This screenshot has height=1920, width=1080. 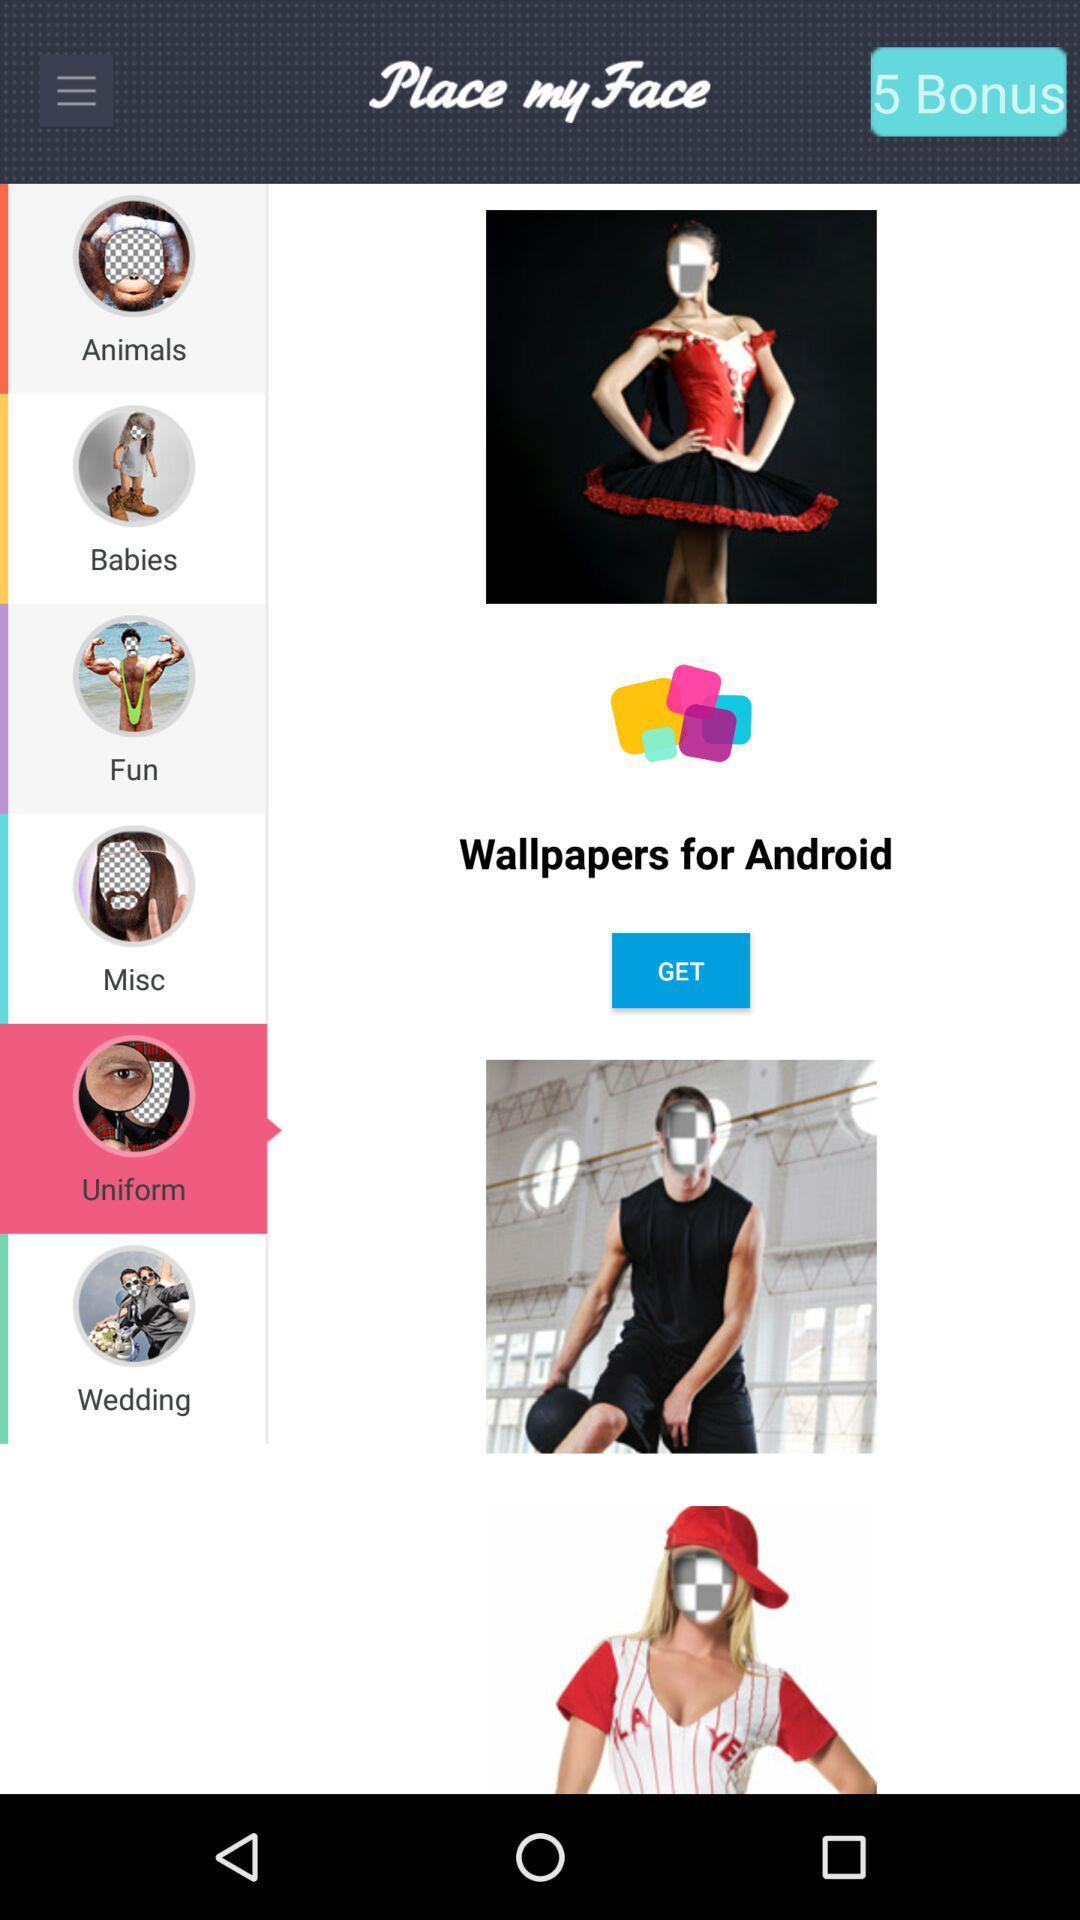 What do you see at coordinates (133, 978) in the screenshot?
I see `the misc app` at bounding box center [133, 978].